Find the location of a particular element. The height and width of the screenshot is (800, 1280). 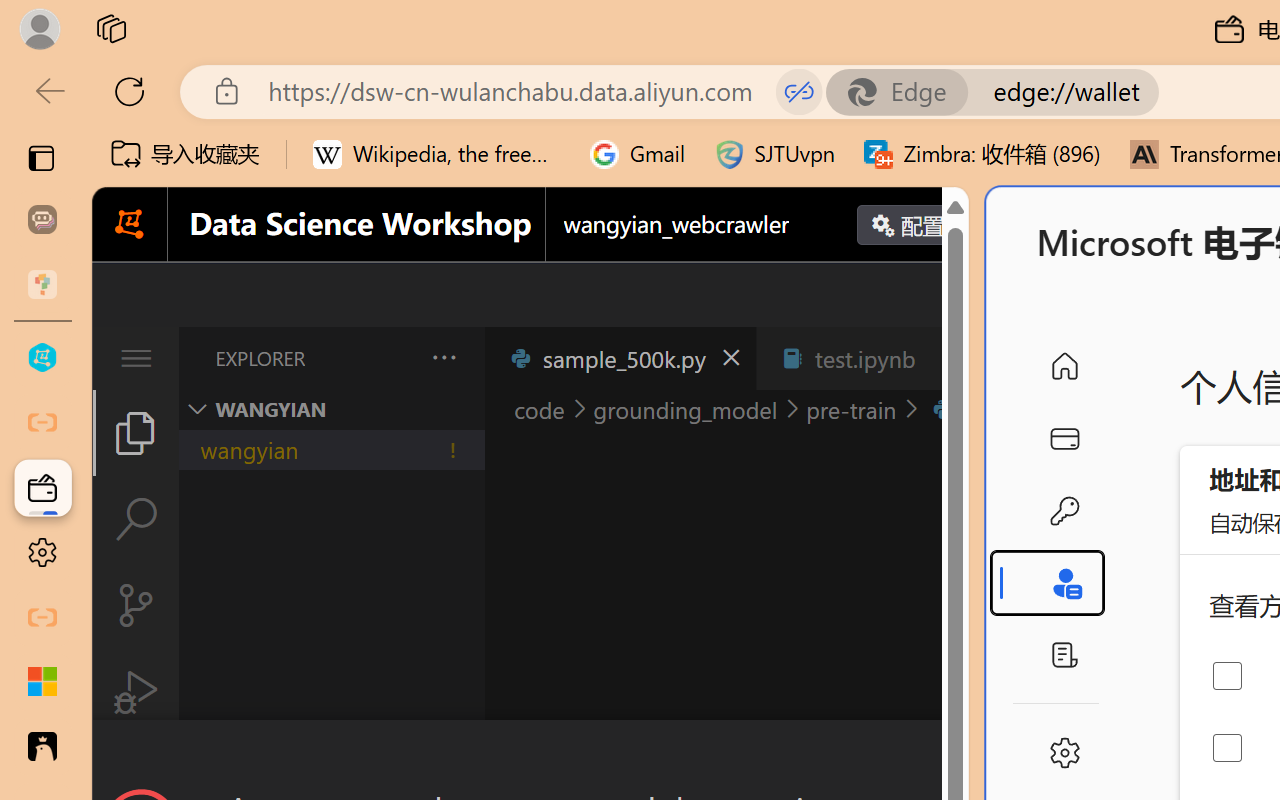

'Explorer actions' is located at coordinates (391, 358).